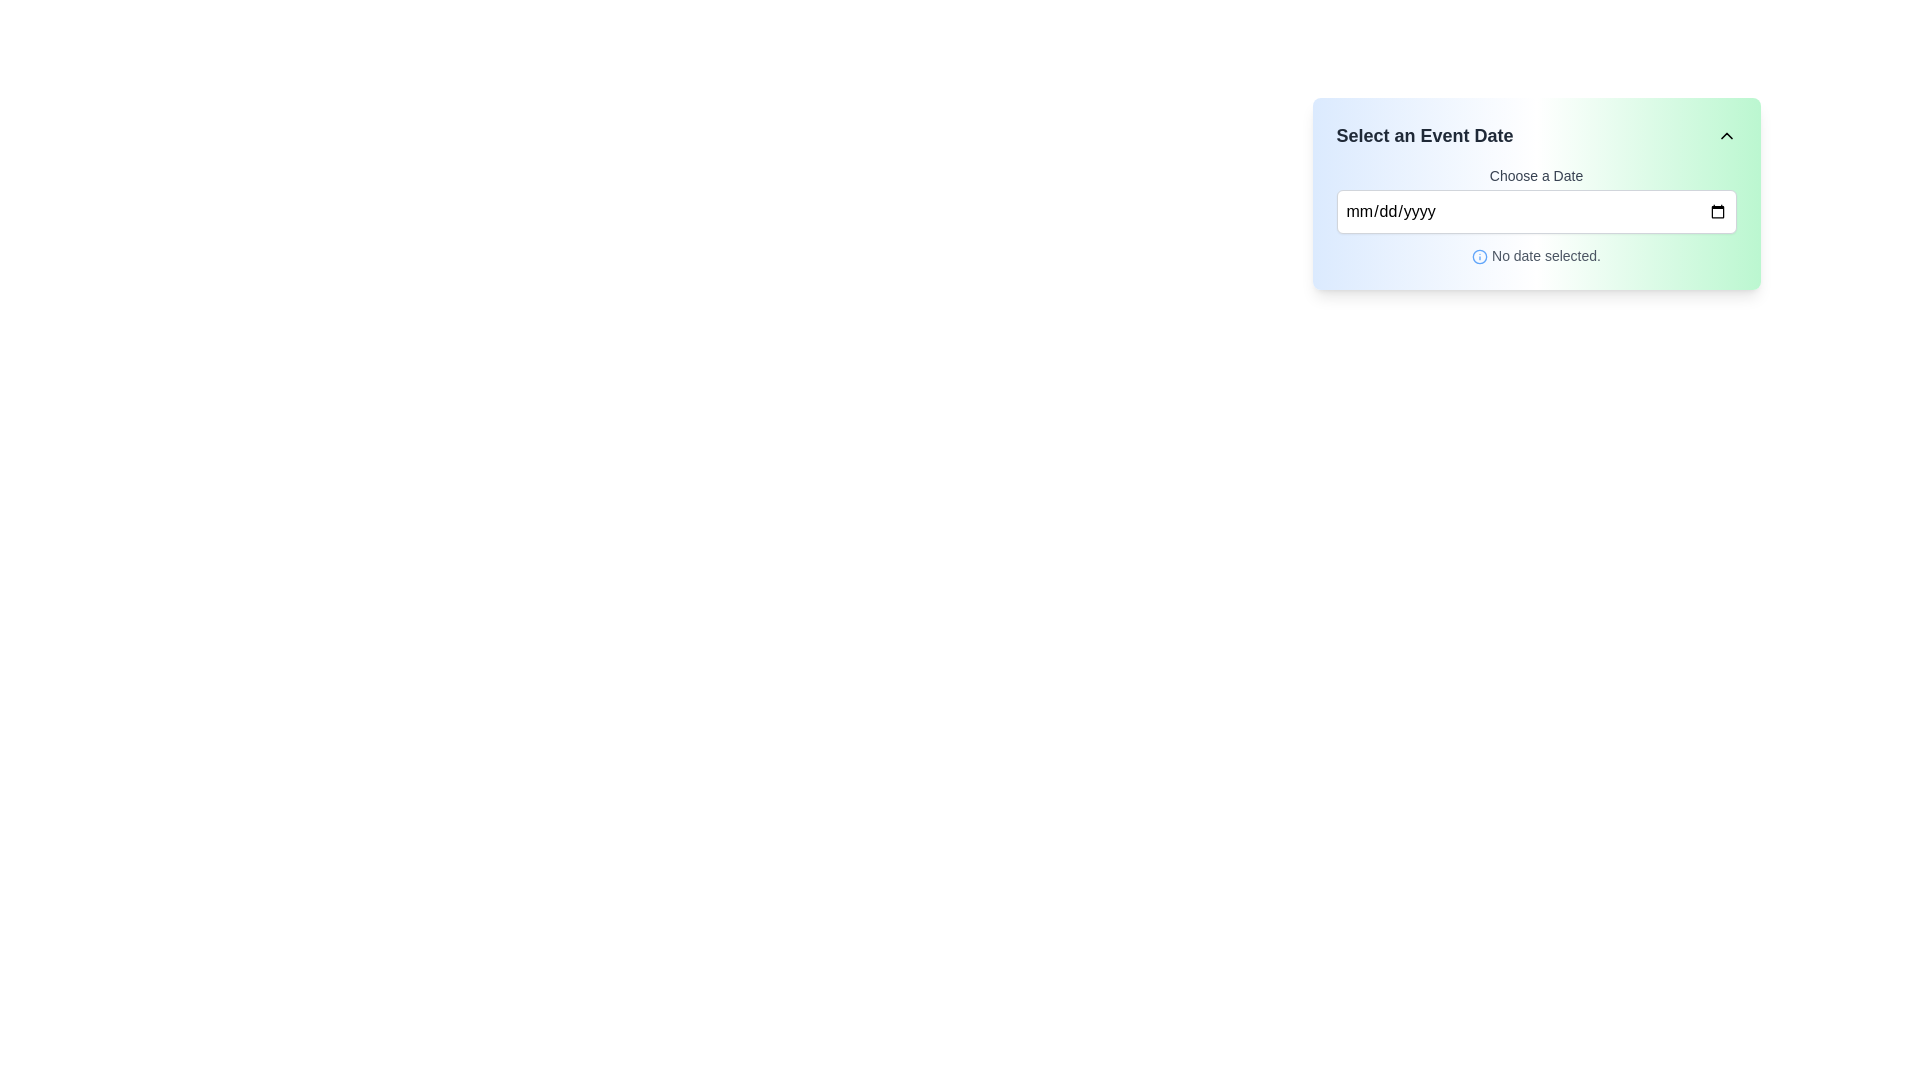  Describe the element at coordinates (1479, 256) in the screenshot. I see `the decorative circle within the SVG graphic located near the top-right corner of the interface` at that location.